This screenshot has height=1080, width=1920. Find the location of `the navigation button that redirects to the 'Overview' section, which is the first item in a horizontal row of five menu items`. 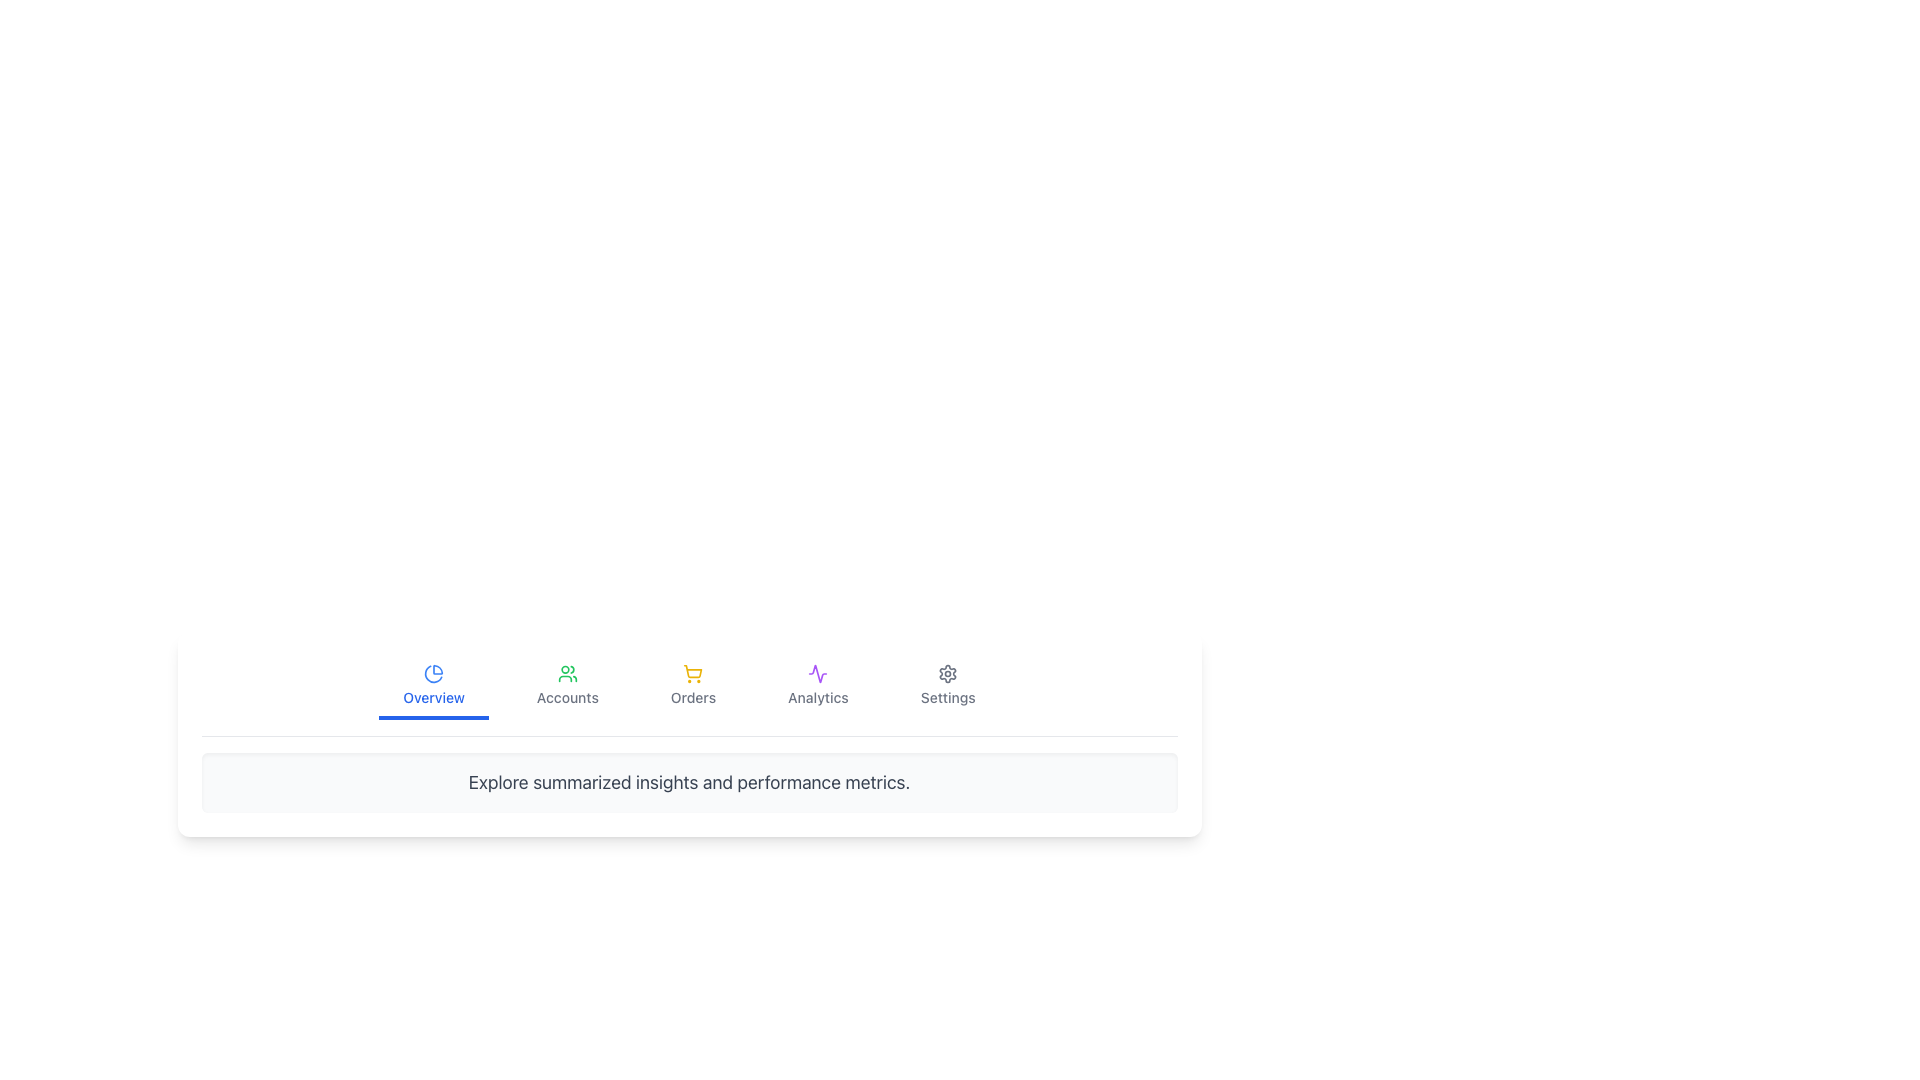

the navigation button that redirects to the 'Overview' section, which is the first item in a horizontal row of five menu items is located at coordinates (433, 686).